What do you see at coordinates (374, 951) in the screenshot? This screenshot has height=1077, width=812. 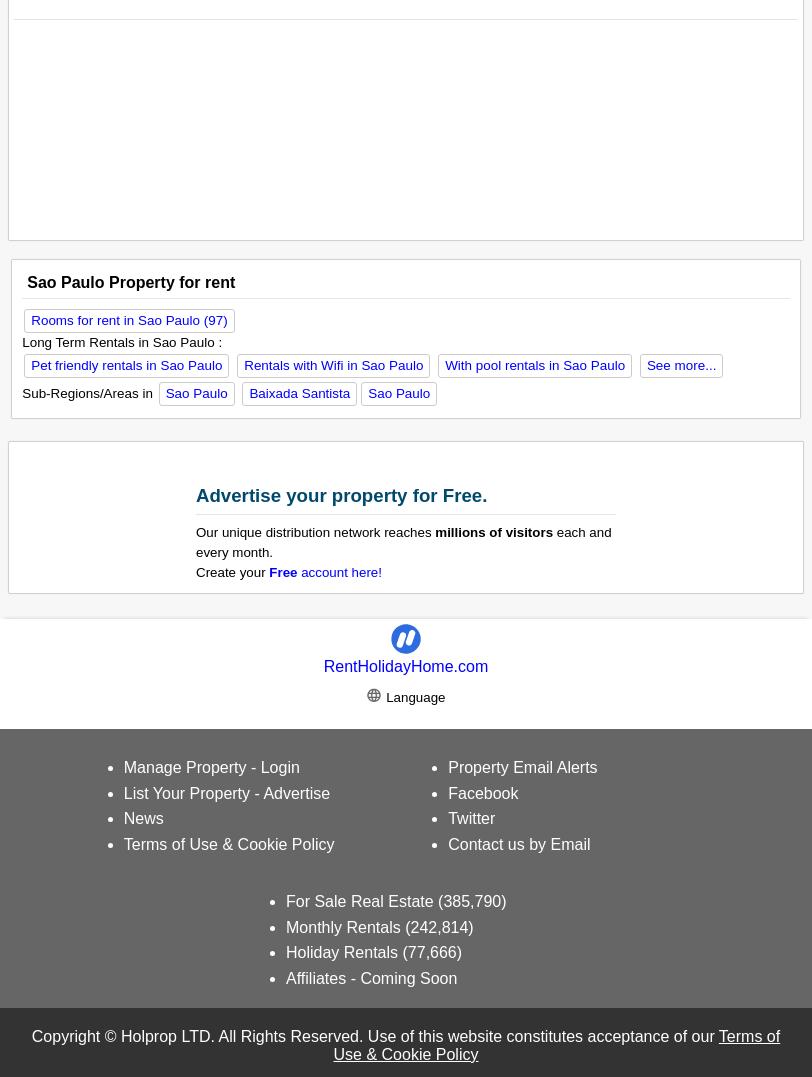 I see `'Holiday Rentals (77,666)'` at bounding box center [374, 951].